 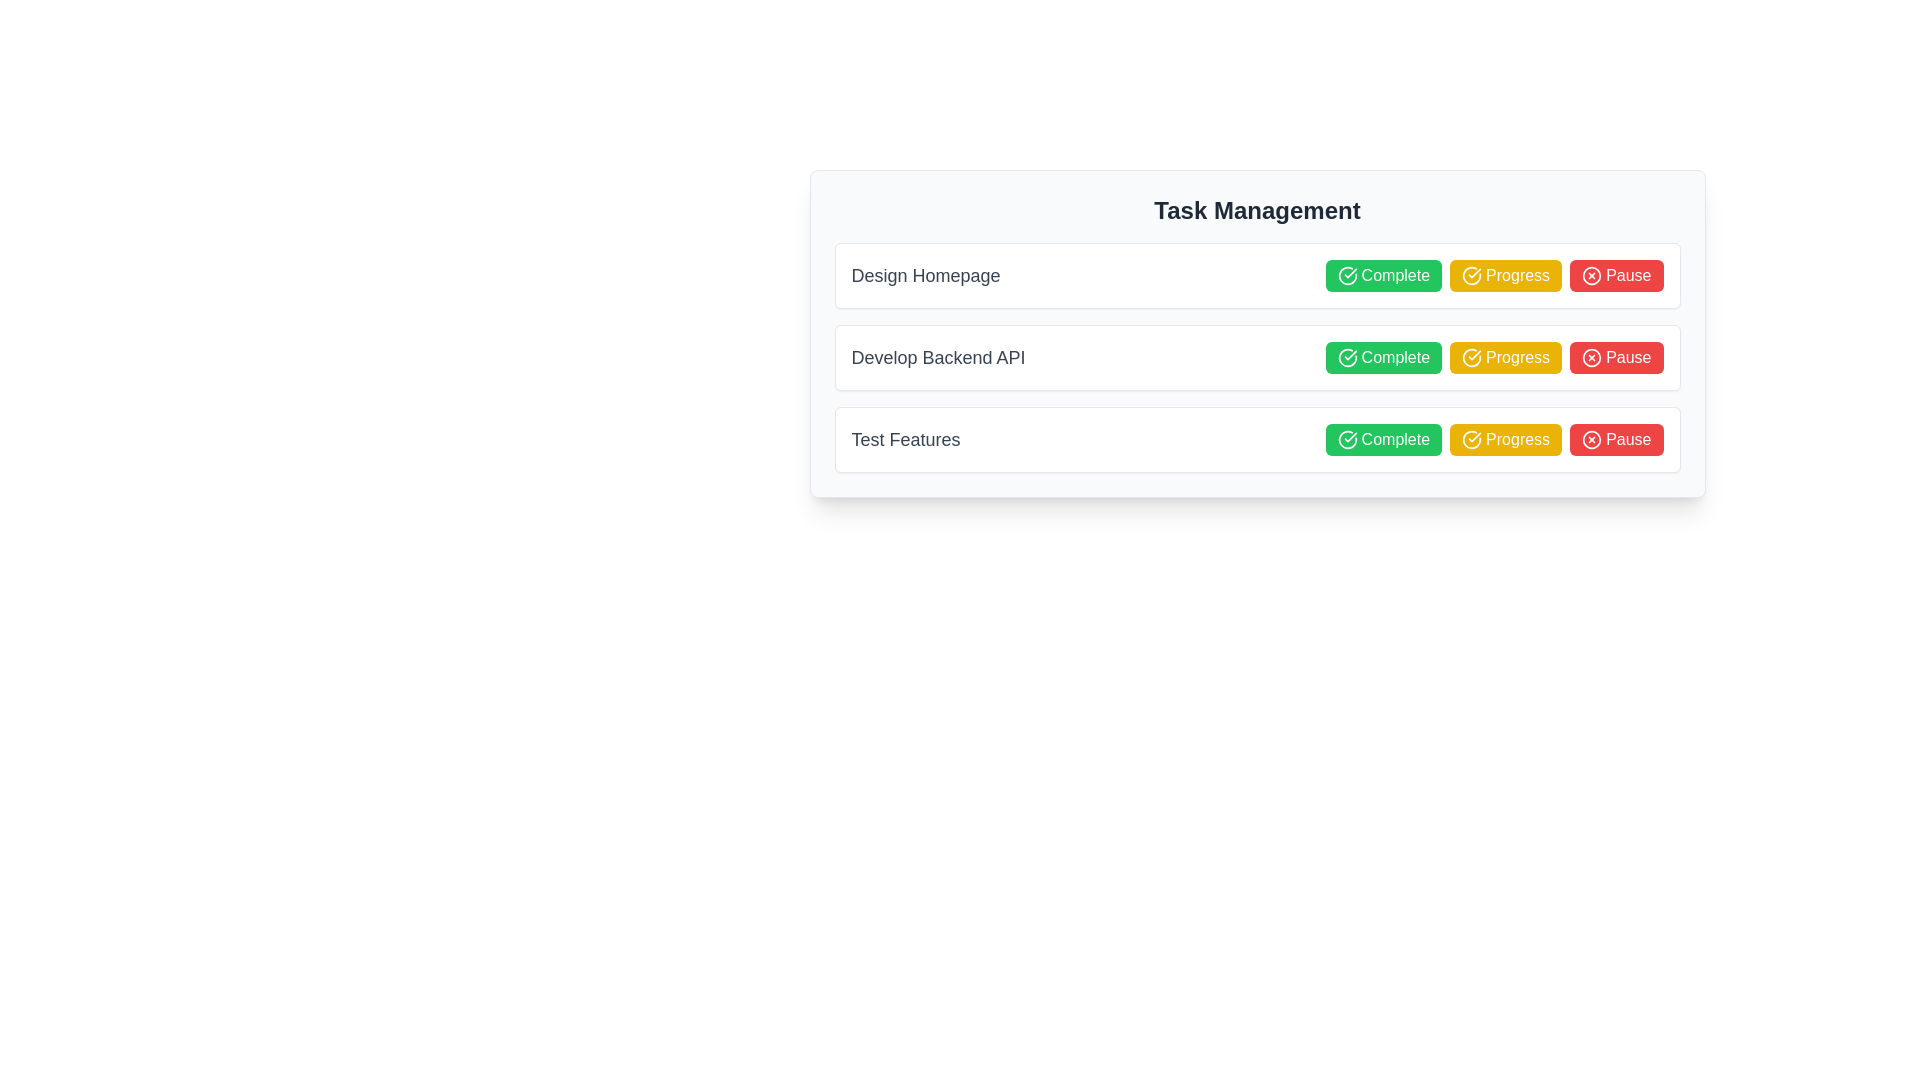 I want to click on the 'Progress' button, which is the second button in the task management section, so click(x=1506, y=357).